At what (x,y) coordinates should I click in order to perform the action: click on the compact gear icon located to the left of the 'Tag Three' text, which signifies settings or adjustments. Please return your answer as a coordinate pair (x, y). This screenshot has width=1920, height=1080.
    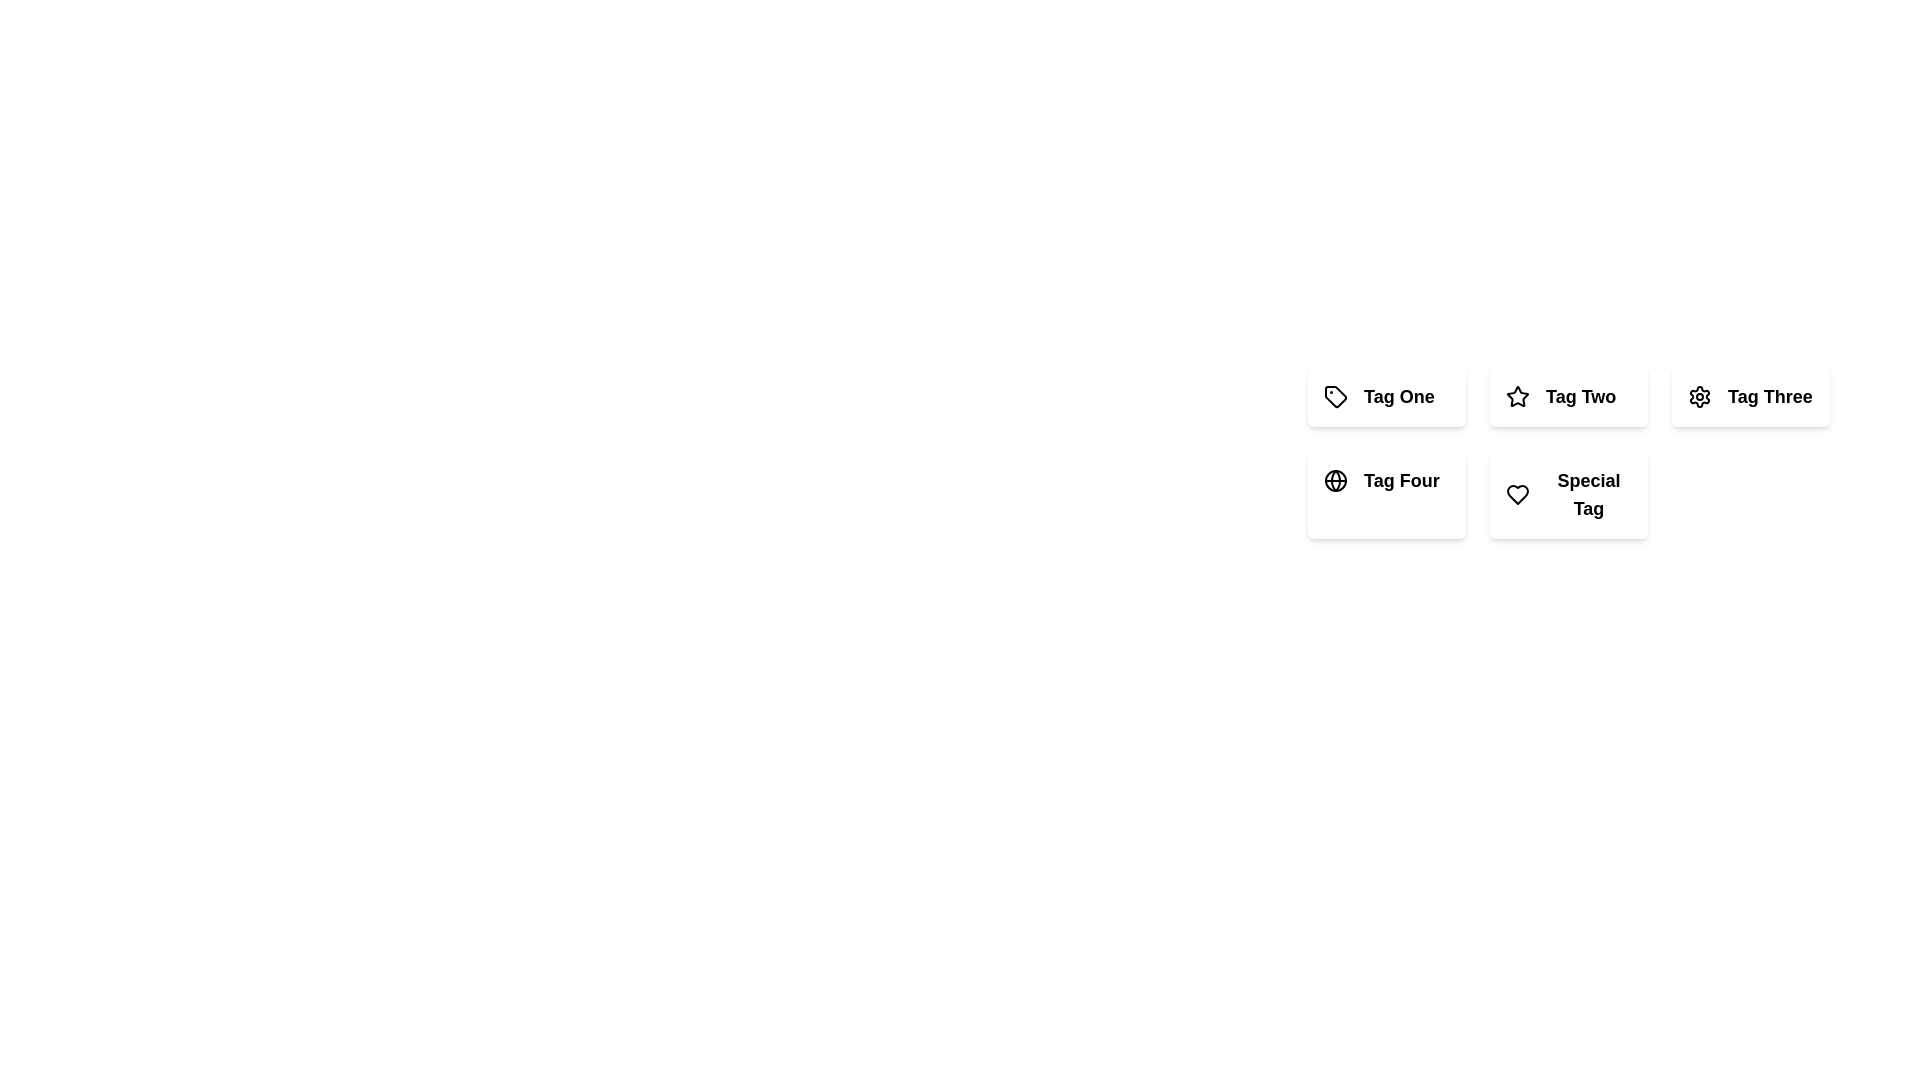
    Looking at the image, I should click on (1698, 397).